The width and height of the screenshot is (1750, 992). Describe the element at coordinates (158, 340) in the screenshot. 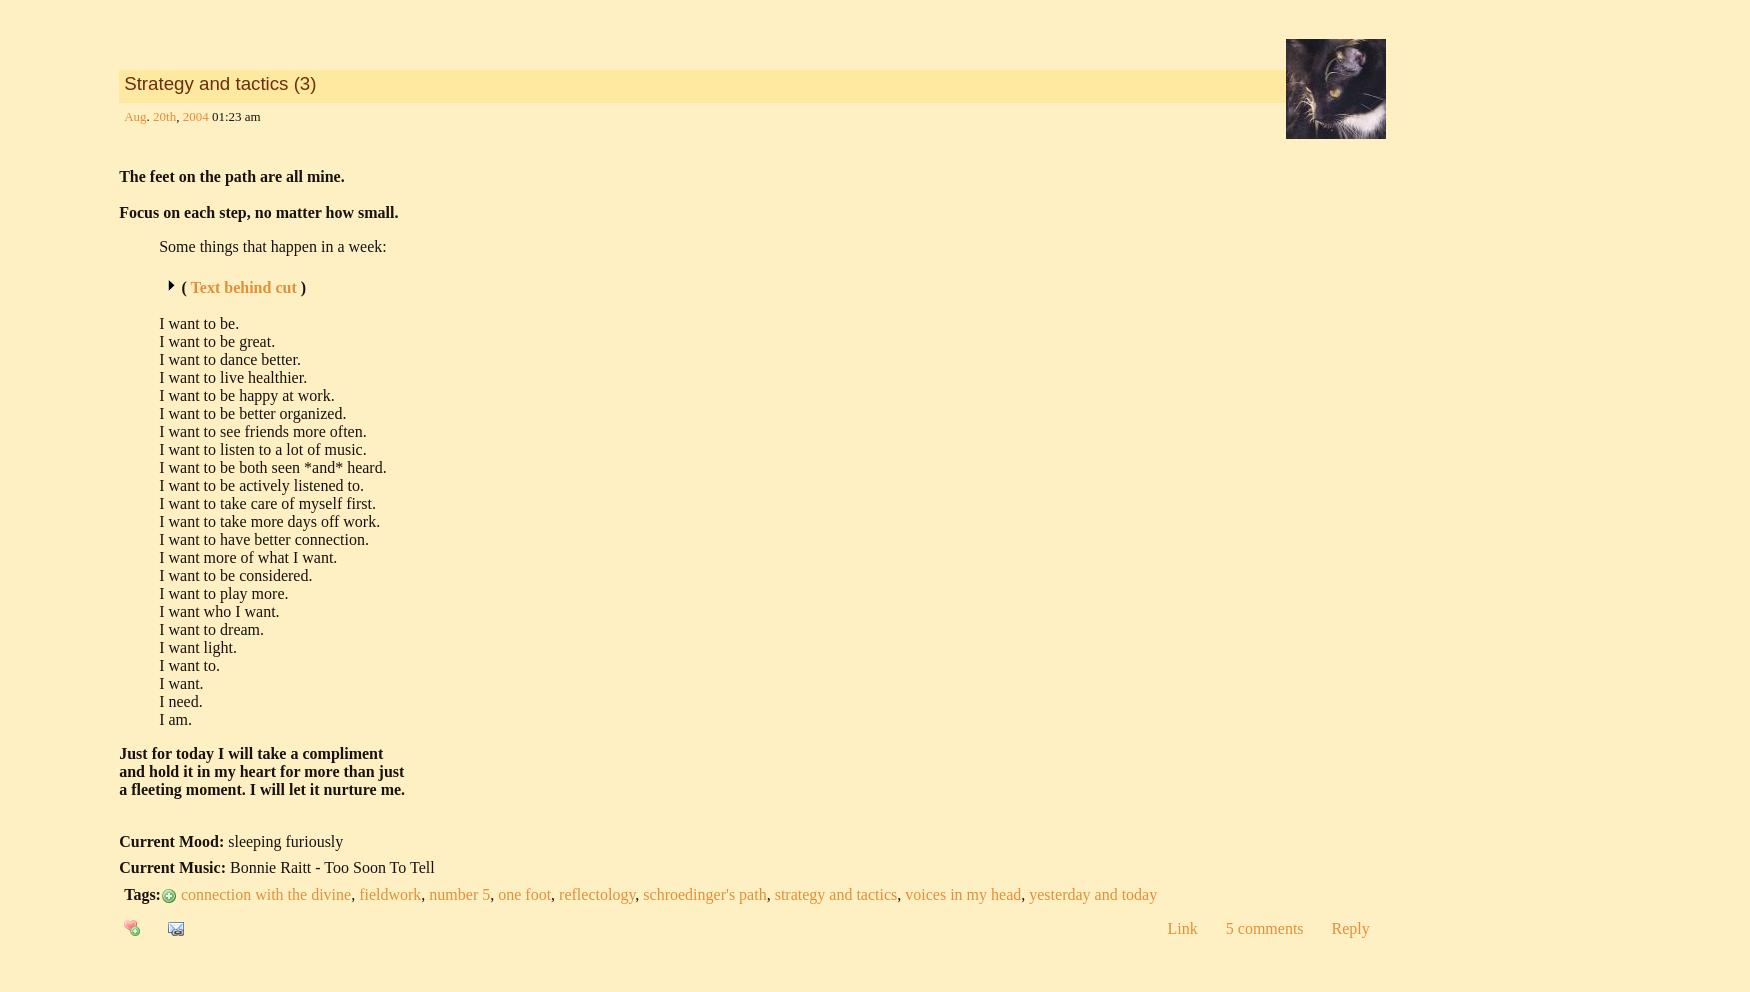

I see `'I want to be great.'` at that location.